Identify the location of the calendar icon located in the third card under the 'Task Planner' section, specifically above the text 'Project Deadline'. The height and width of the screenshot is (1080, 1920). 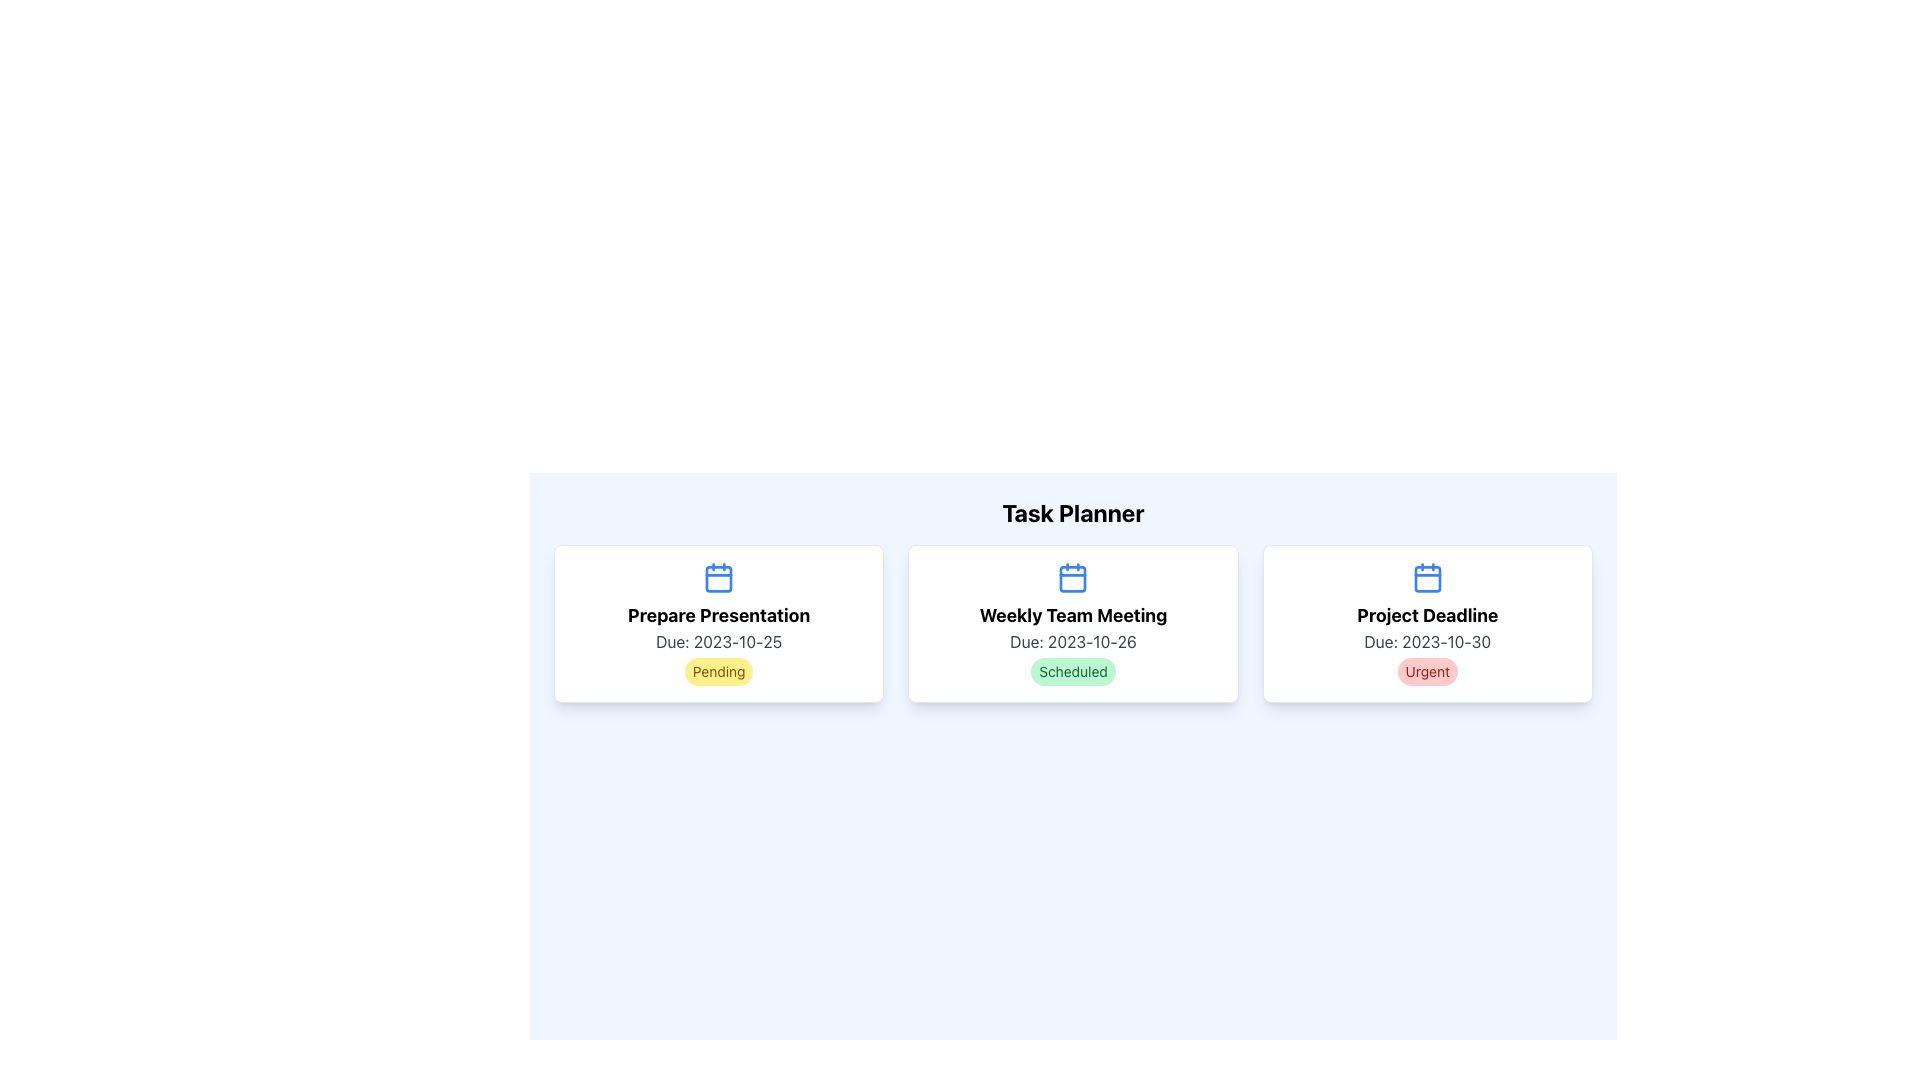
(1426, 578).